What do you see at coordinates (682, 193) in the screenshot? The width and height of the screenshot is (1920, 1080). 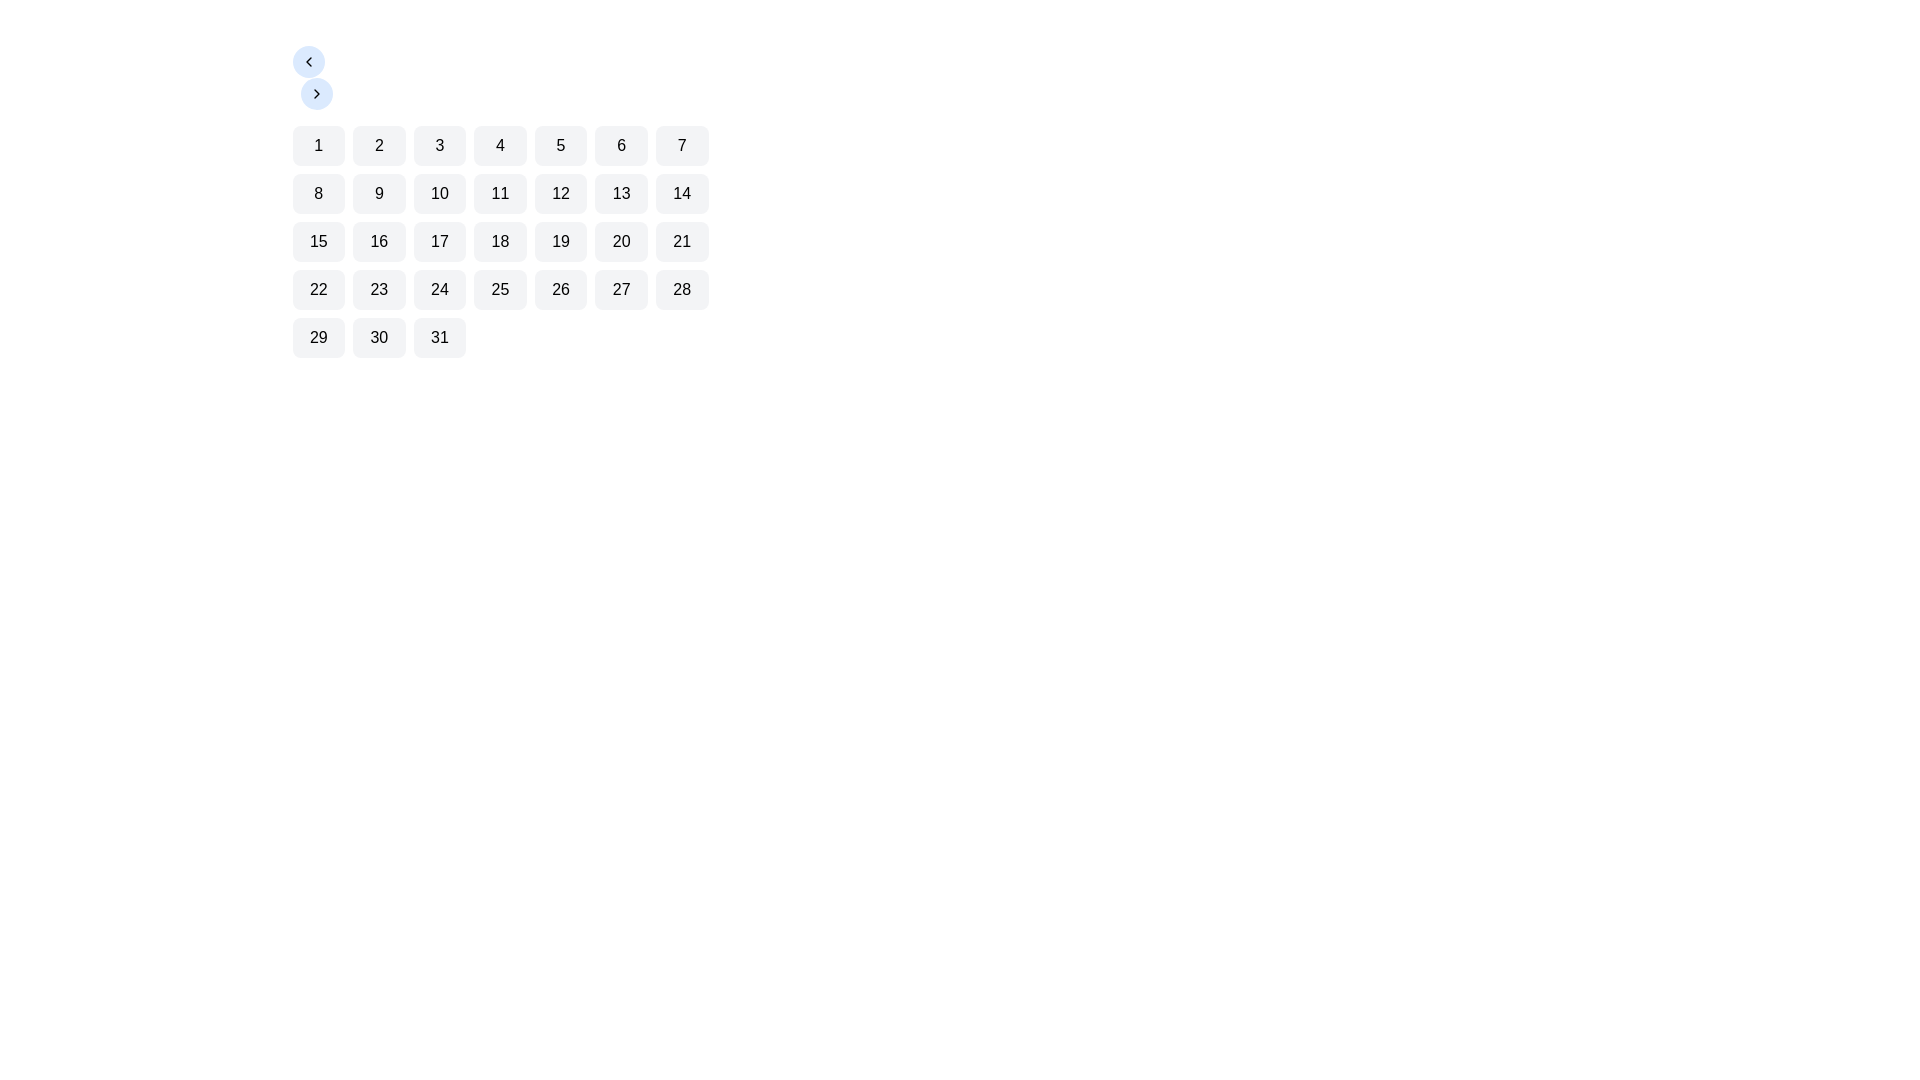 I see `the grid cell displaying the number '14', which is a small, rounded rectangle in the second row and seventh column of the grid layout` at bounding box center [682, 193].